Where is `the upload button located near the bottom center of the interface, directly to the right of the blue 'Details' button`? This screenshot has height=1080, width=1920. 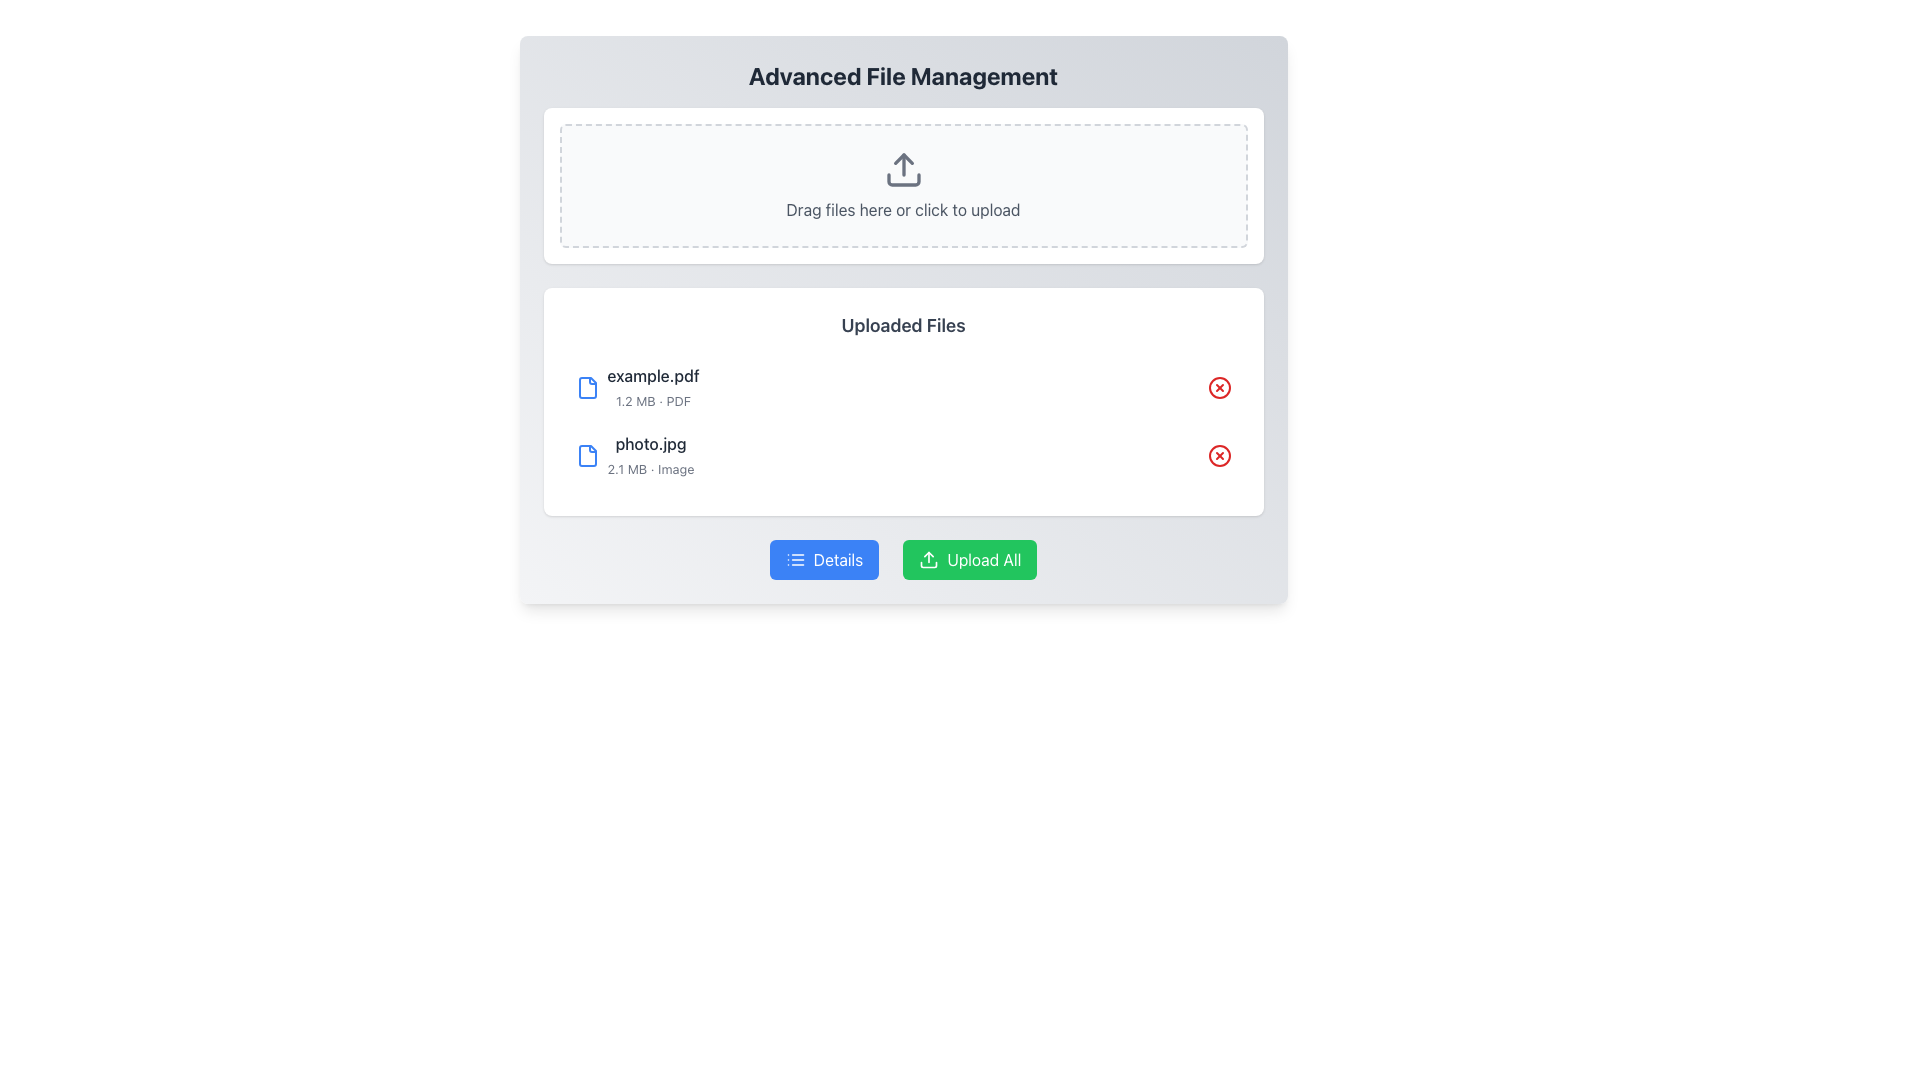 the upload button located near the bottom center of the interface, directly to the right of the blue 'Details' button is located at coordinates (970, 559).